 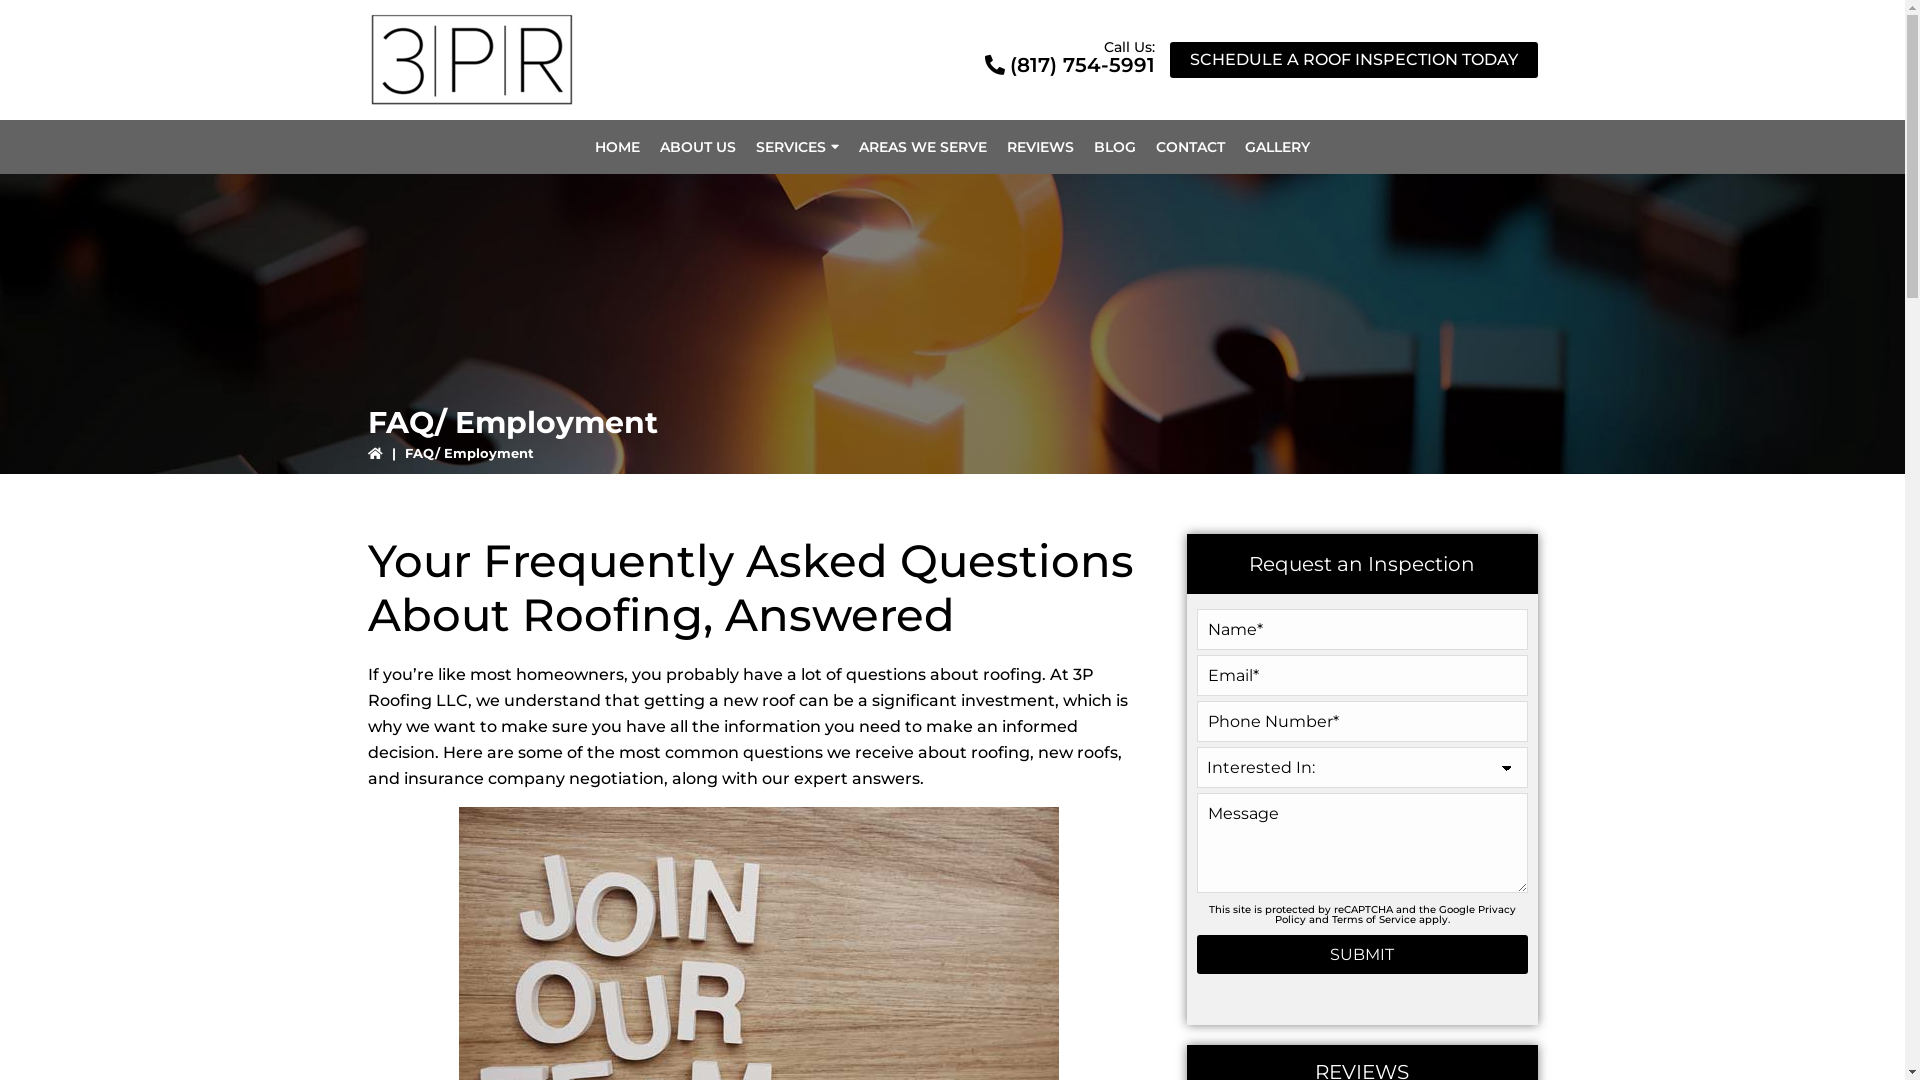 I want to click on '(817) 754-5991', so click(x=1068, y=64).